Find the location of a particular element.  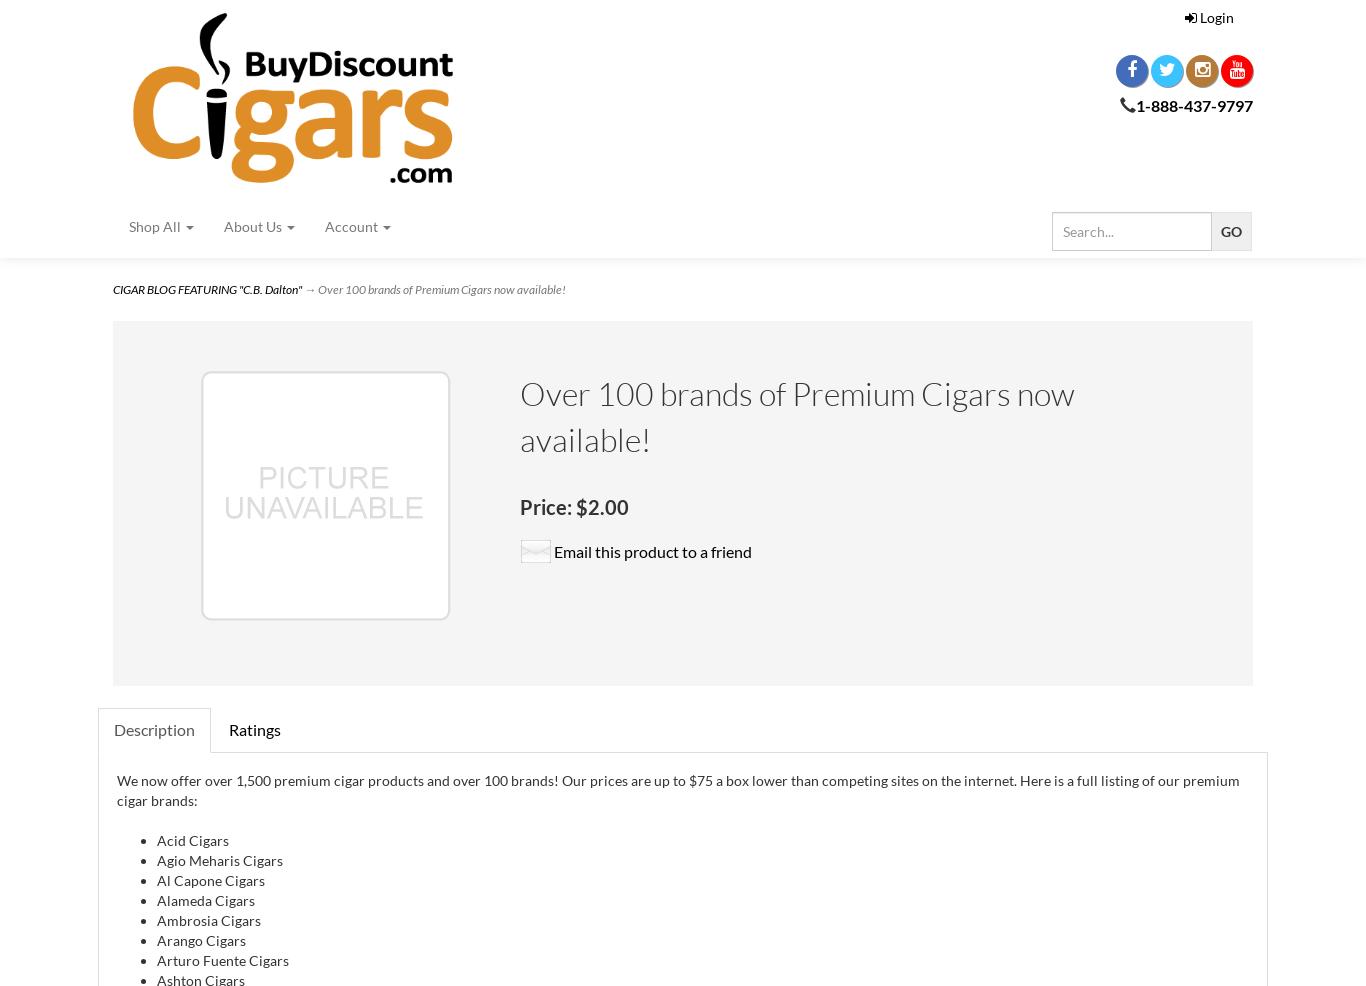

'CIGAR BLOG FEATURING "C.B. Dalton"' is located at coordinates (206, 289).